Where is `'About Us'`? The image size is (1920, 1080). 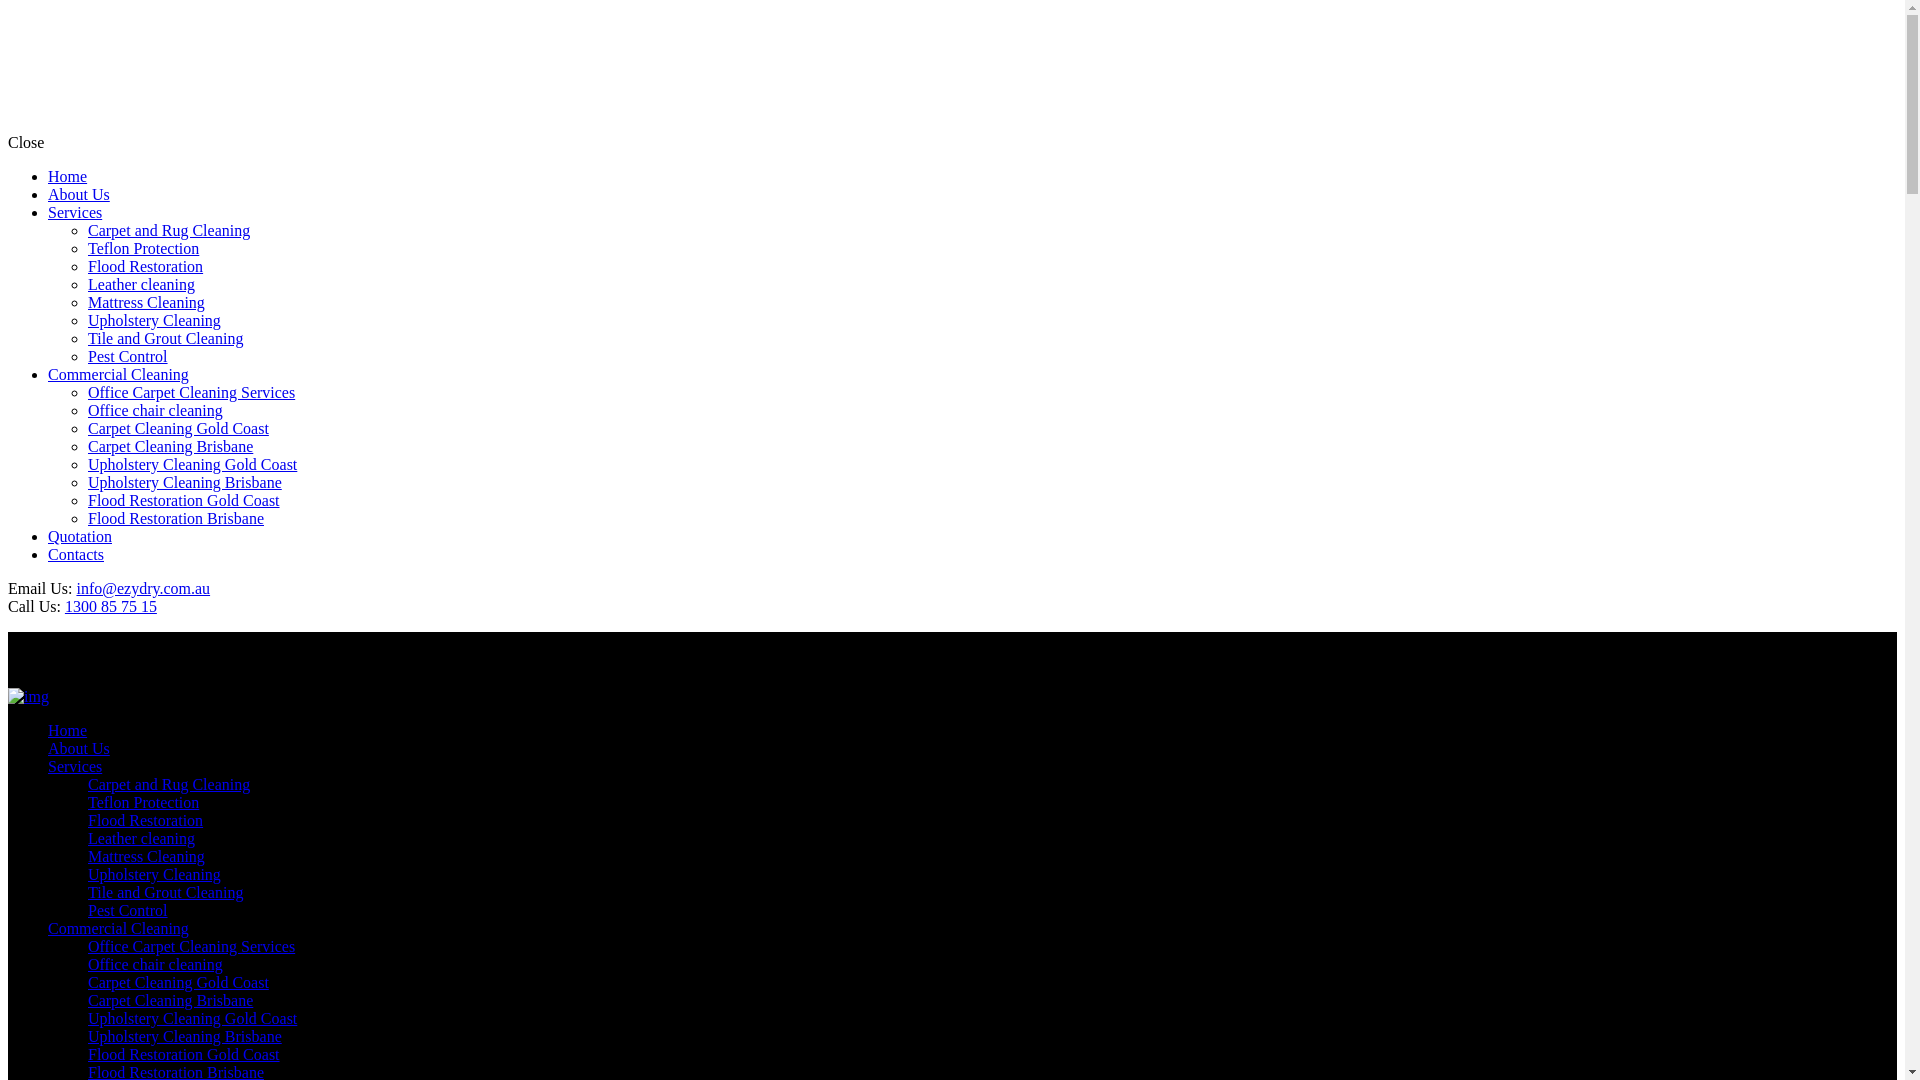 'About Us' is located at coordinates (78, 748).